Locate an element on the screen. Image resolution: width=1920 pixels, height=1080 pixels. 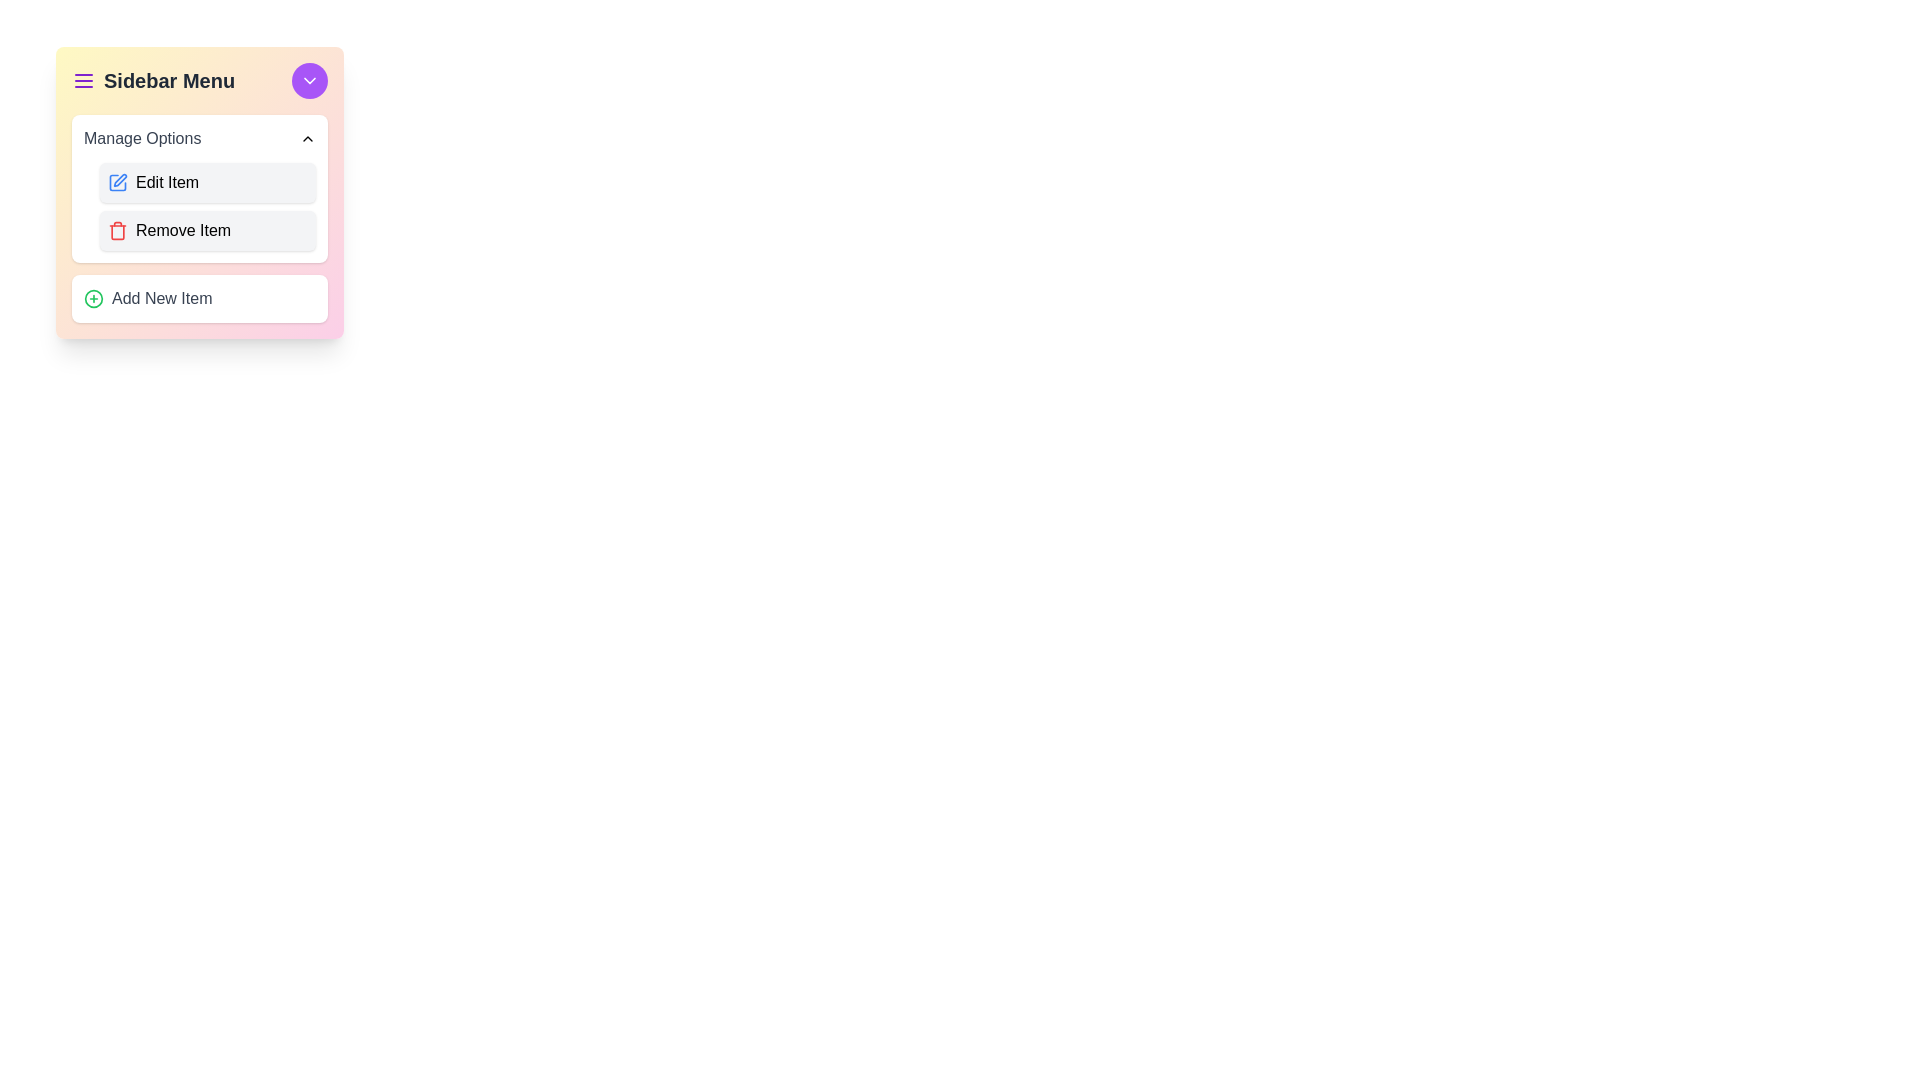
the header text element that serves as a title for the adjacent menu, located near the upper-left corner of the interface, directly below the menu icon is located at coordinates (169, 80).